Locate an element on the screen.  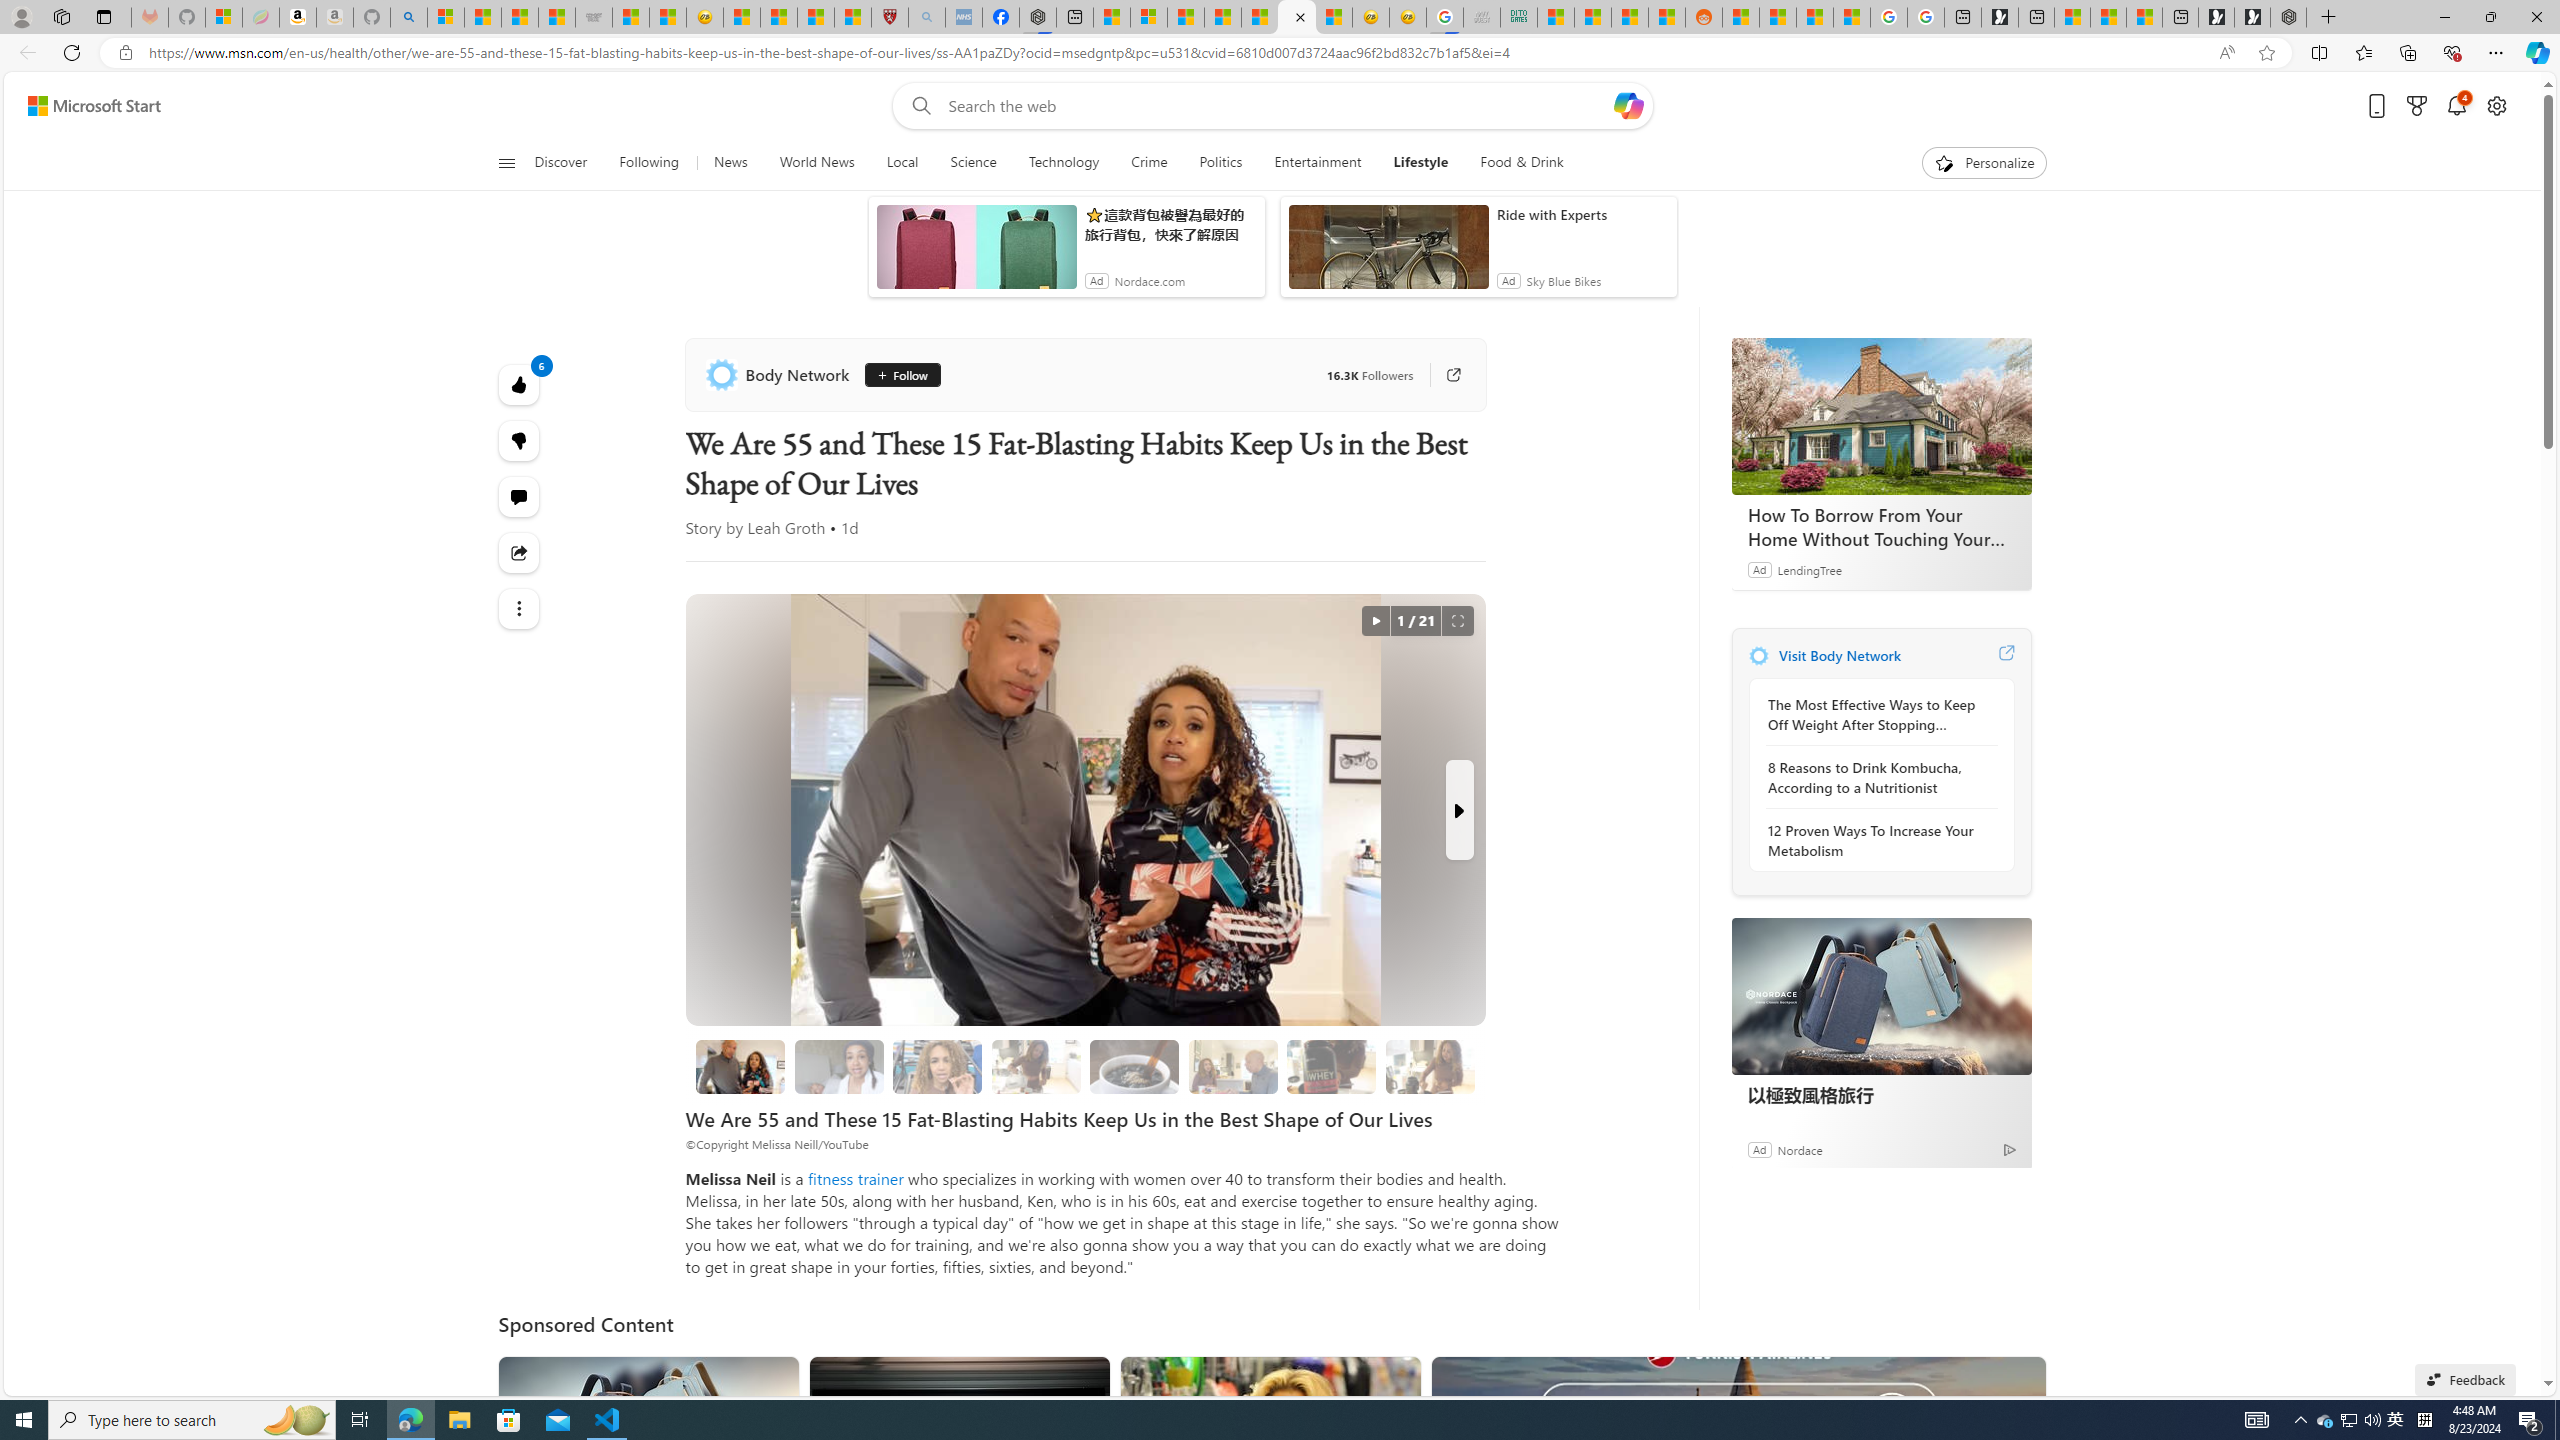
'Sky Blue Bikes' is located at coordinates (1561, 280).